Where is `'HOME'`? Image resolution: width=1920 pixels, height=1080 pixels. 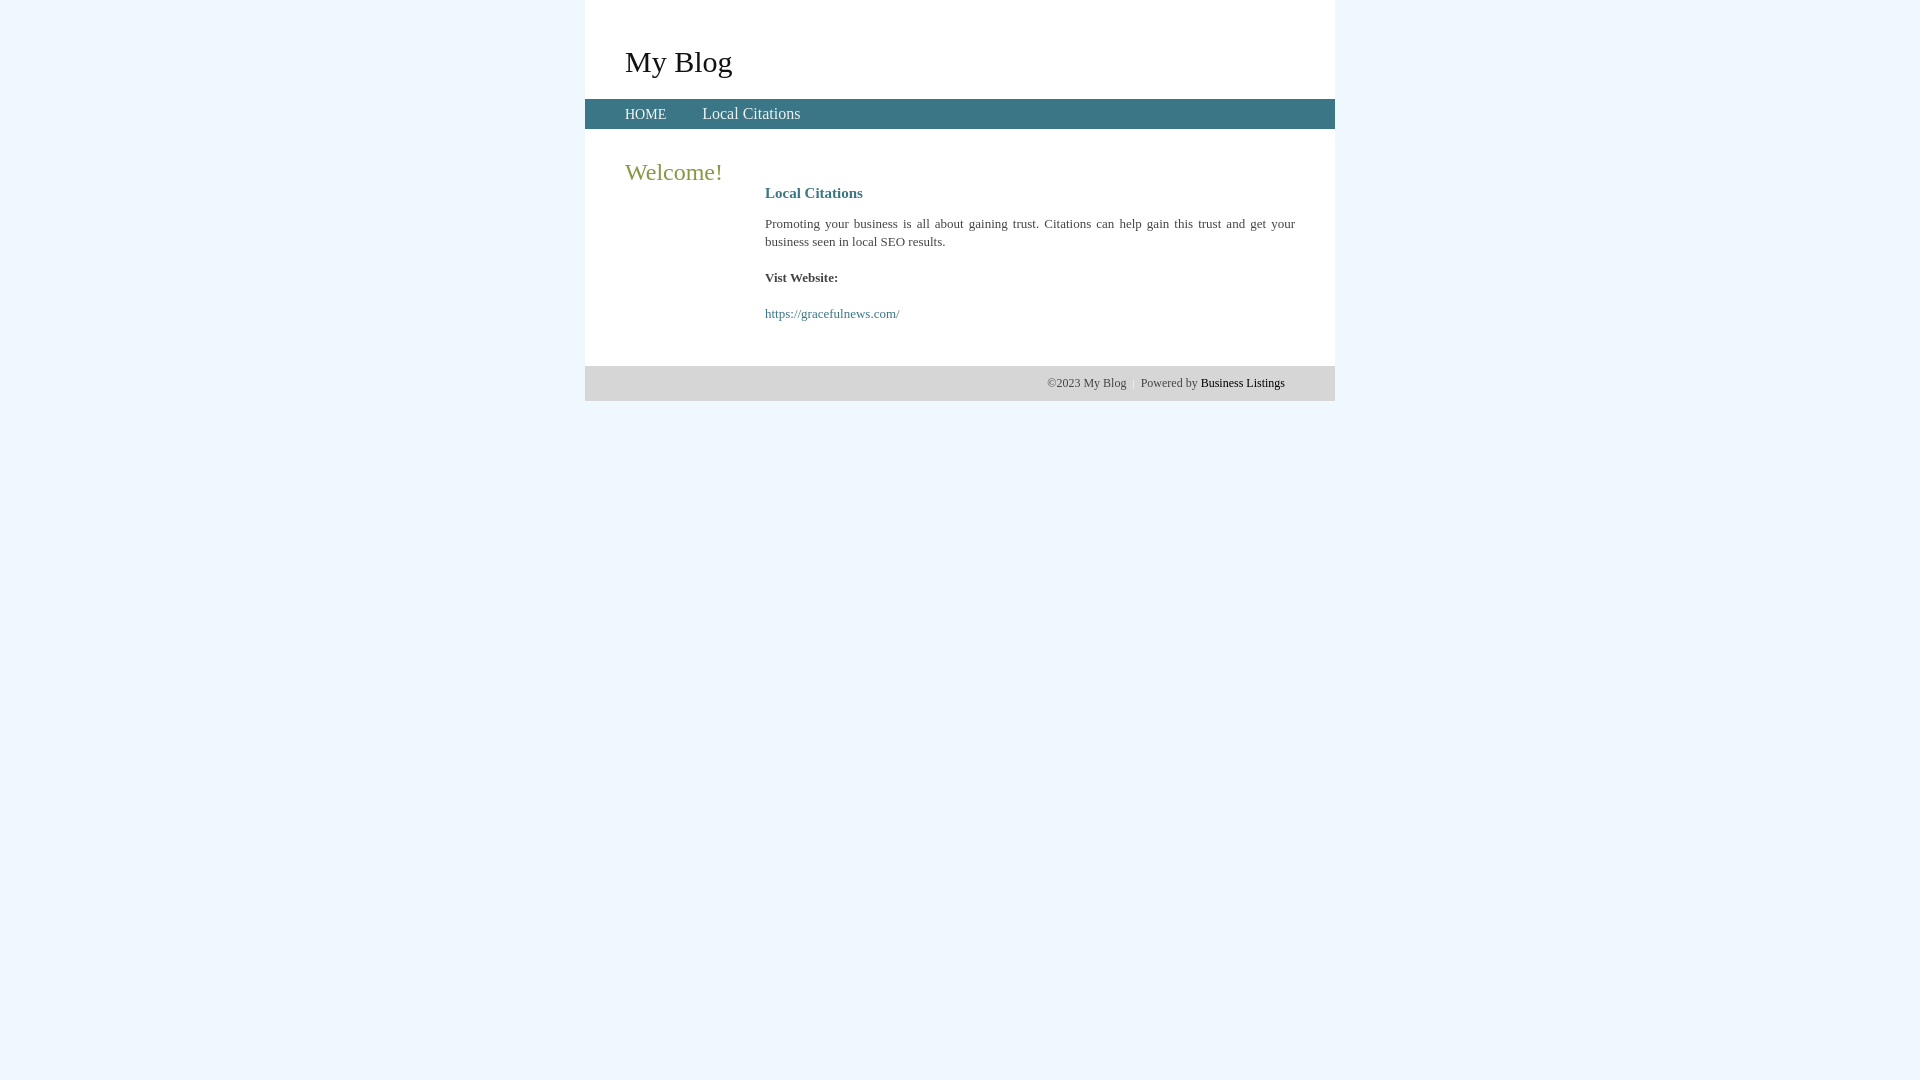
'HOME' is located at coordinates (645, 114).